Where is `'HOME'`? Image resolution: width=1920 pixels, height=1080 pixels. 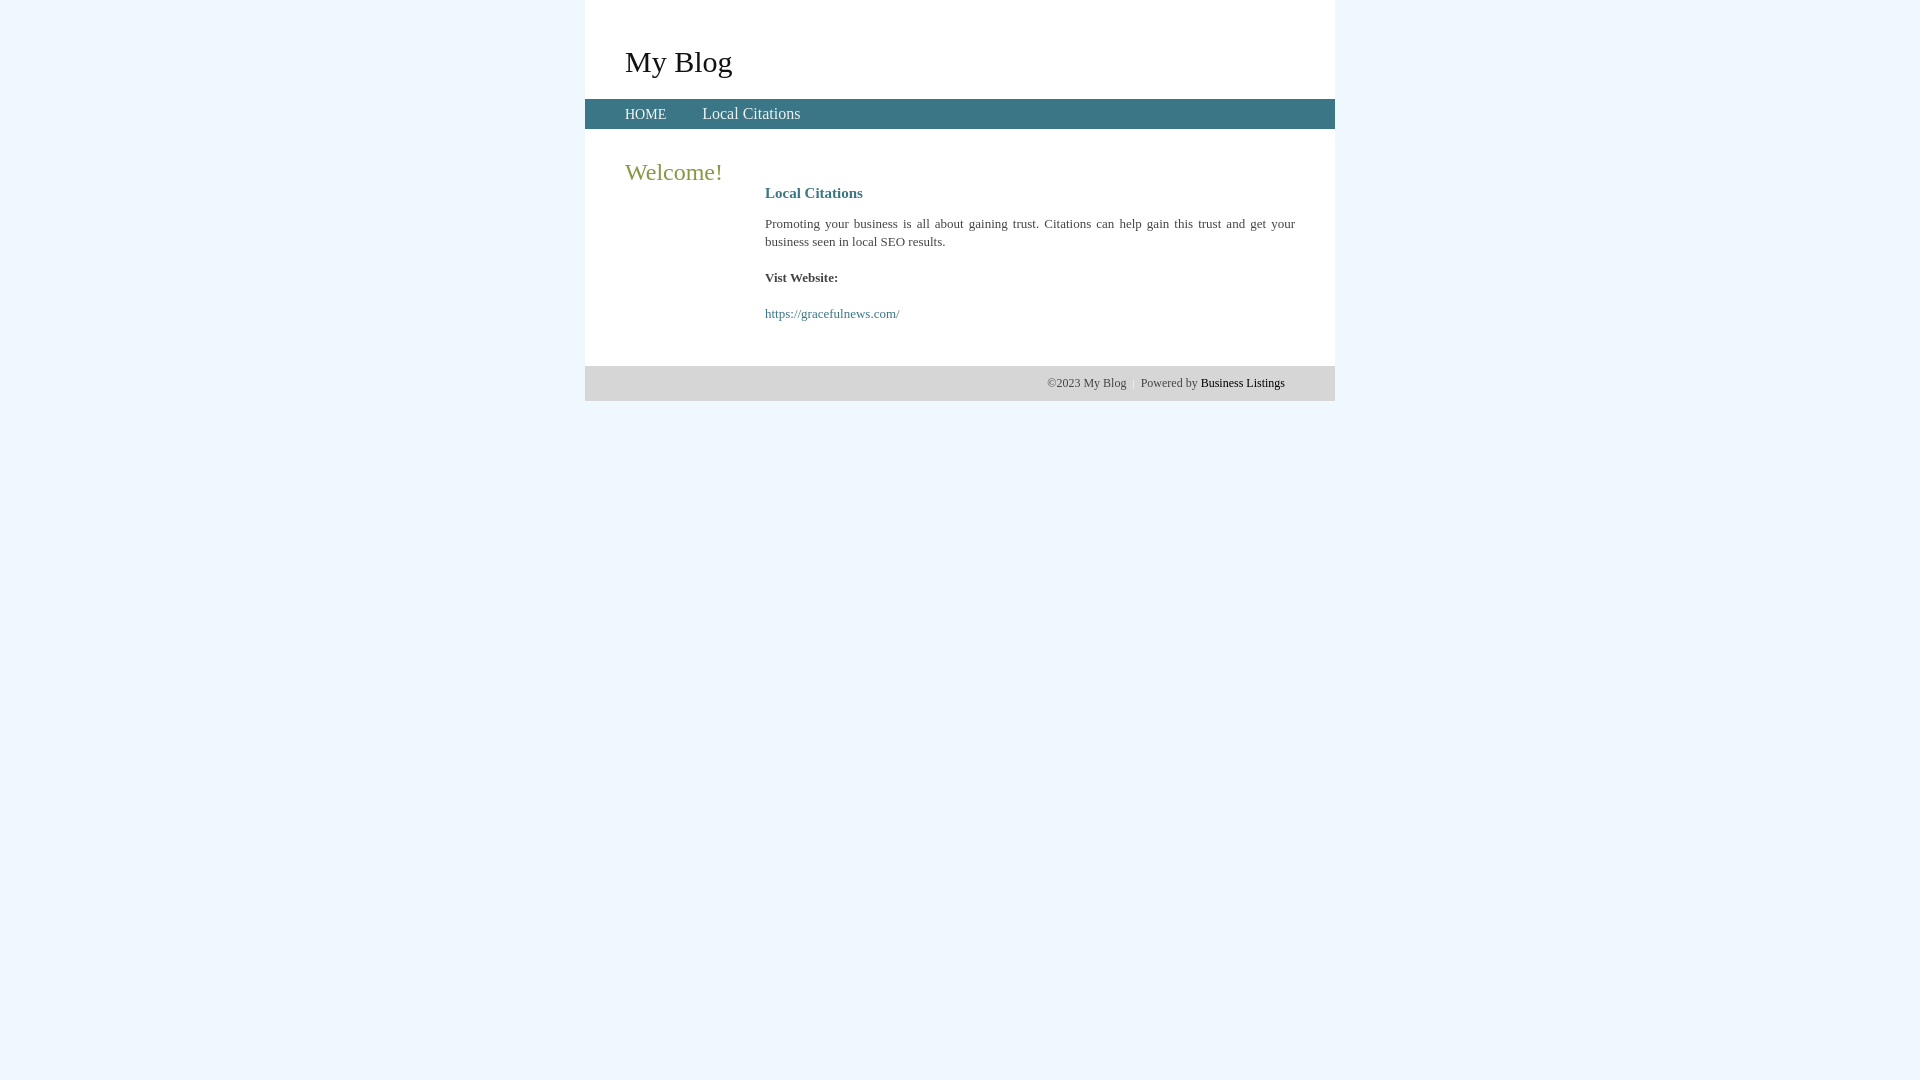
'HOME' is located at coordinates (645, 114).